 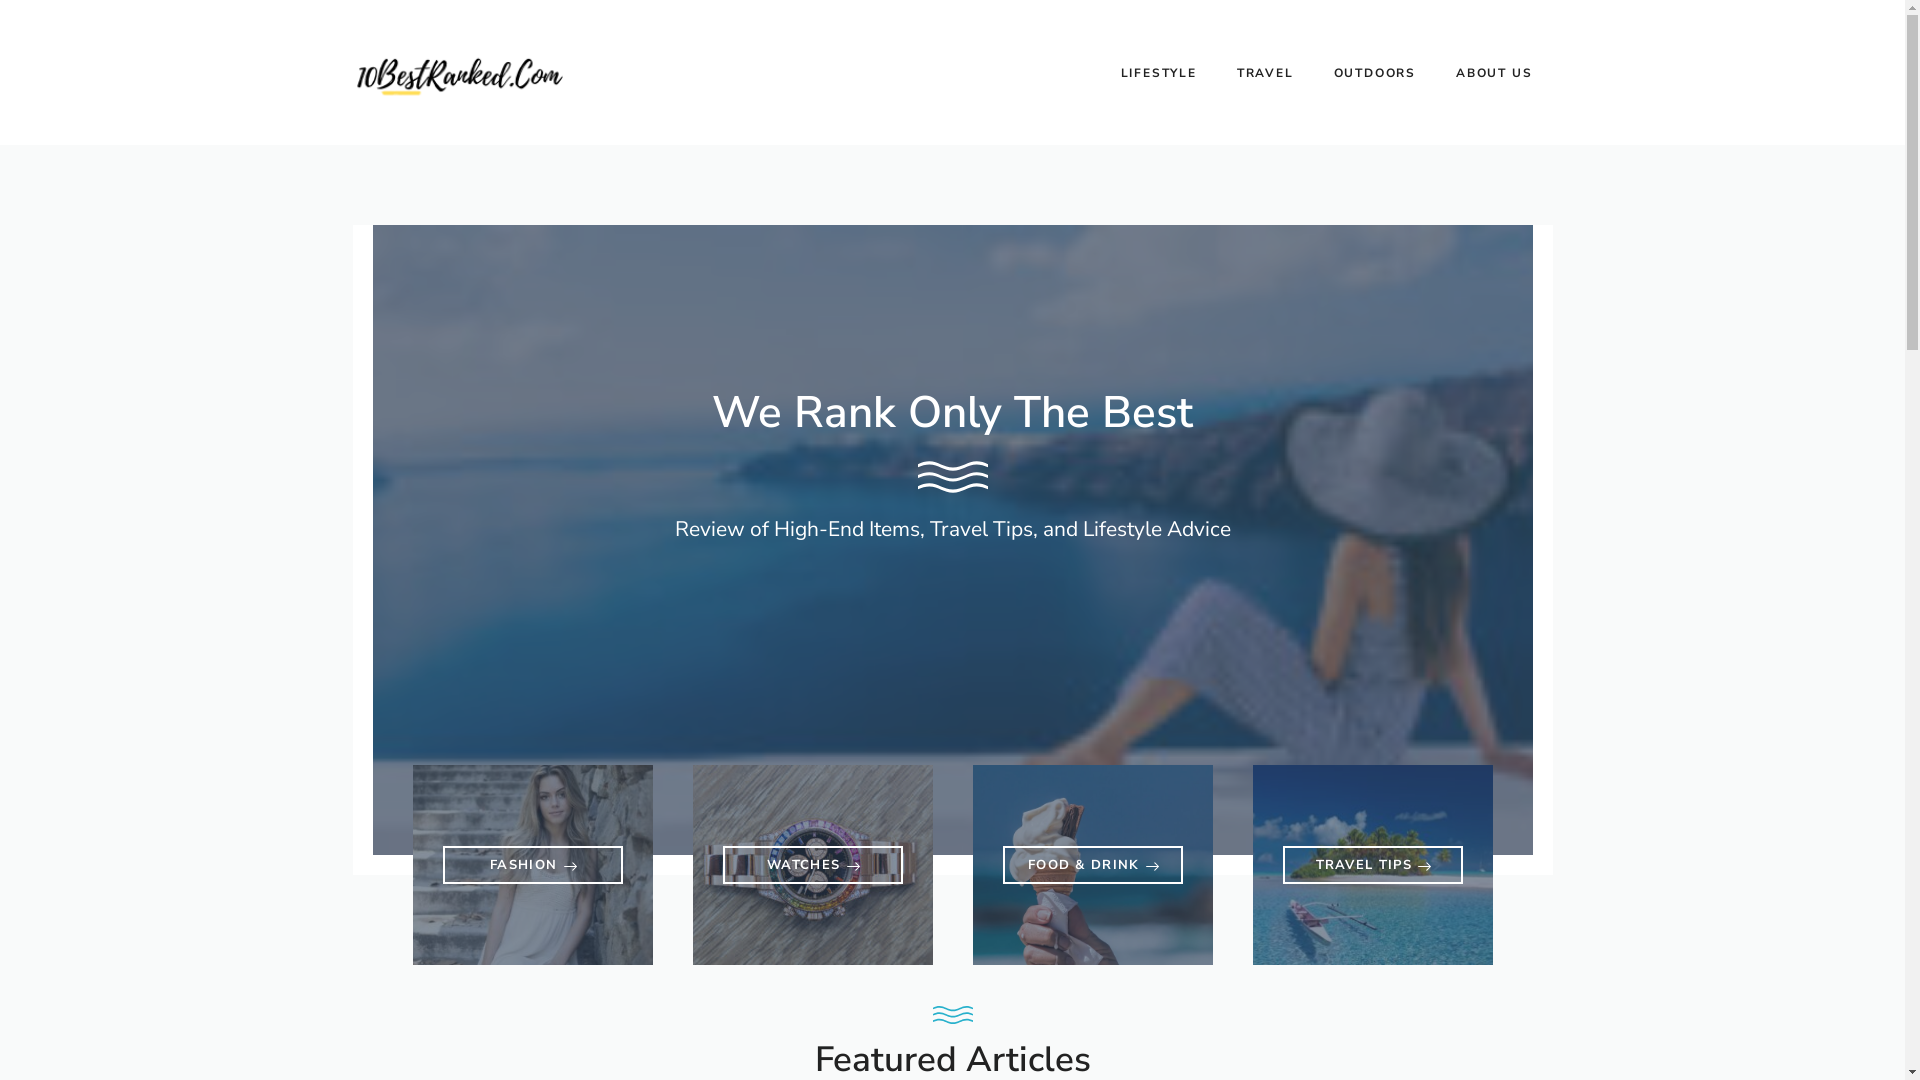 I want to click on 'ABOUT US', so click(x=1493, y=71).